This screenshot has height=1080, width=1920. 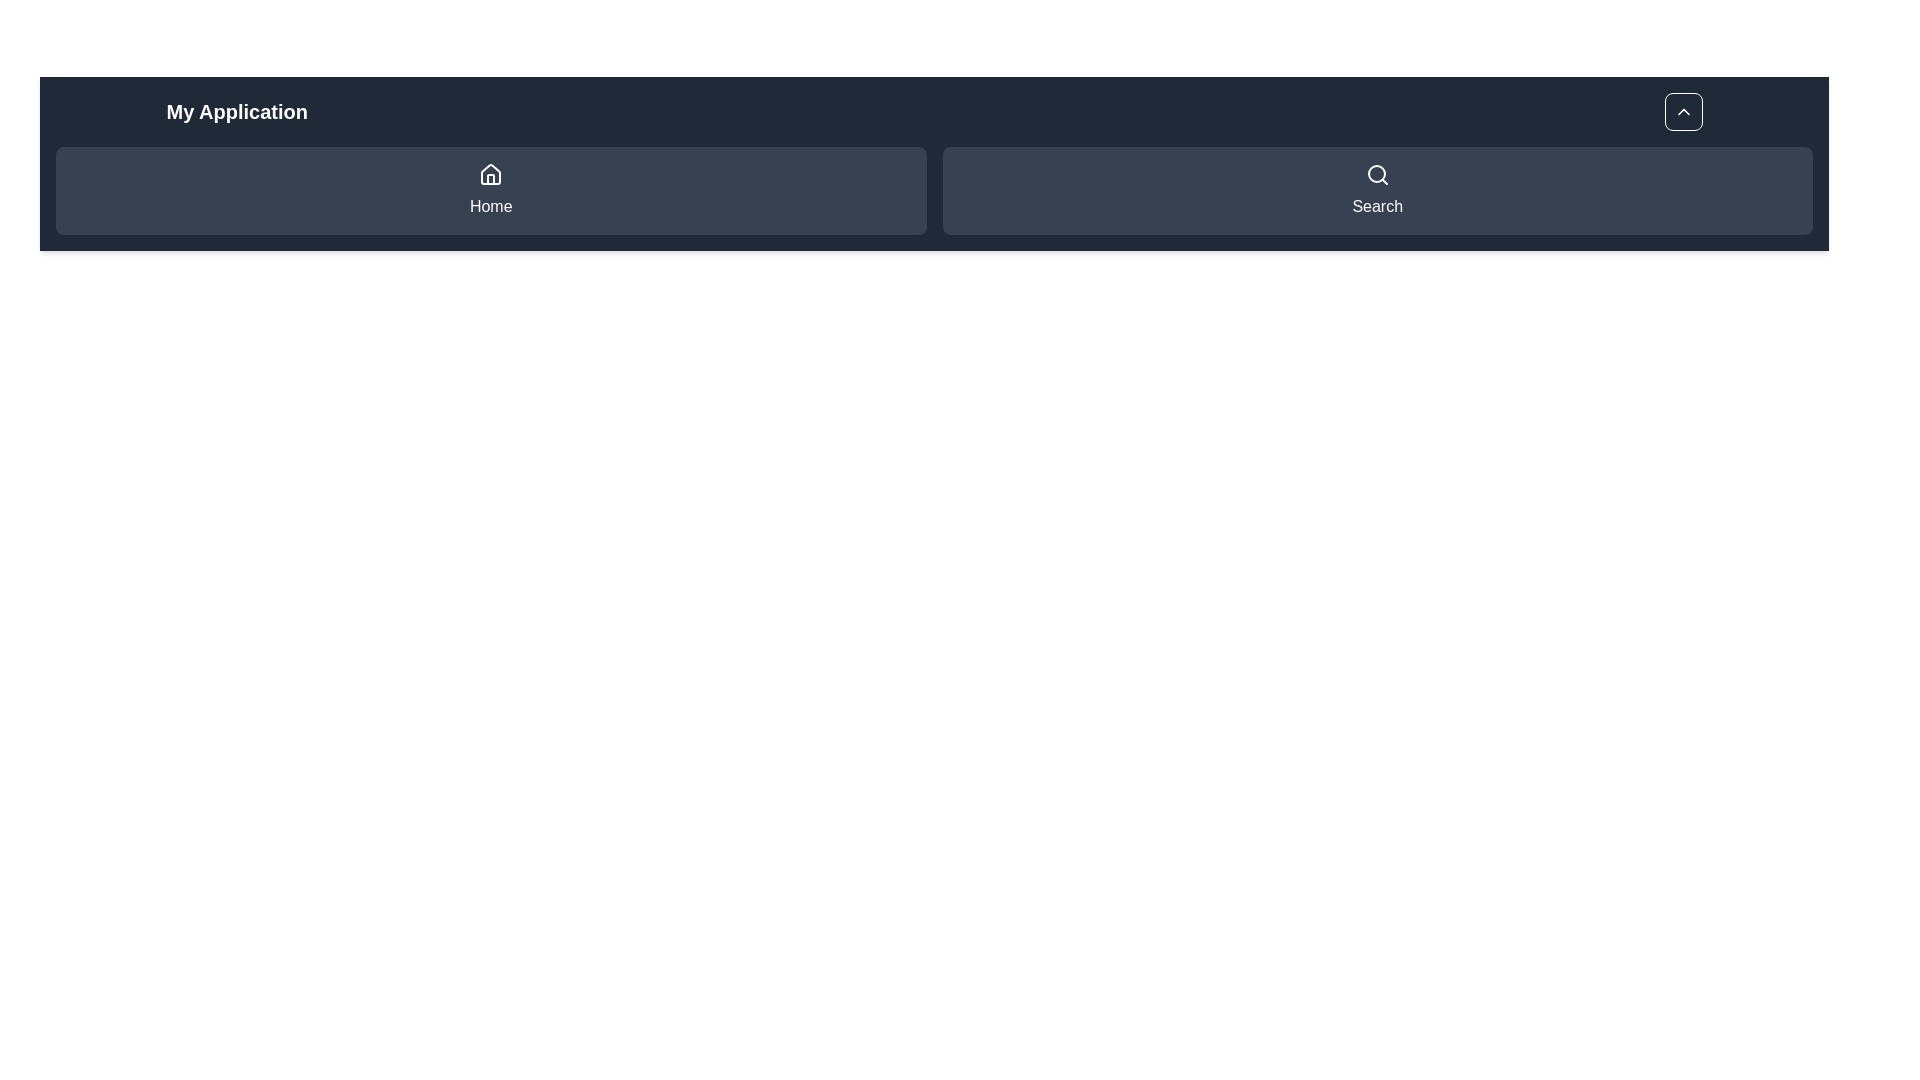 I want to click on the upward navigation icon located in the top-right corner of the header section, so click(x=1682, y=111).